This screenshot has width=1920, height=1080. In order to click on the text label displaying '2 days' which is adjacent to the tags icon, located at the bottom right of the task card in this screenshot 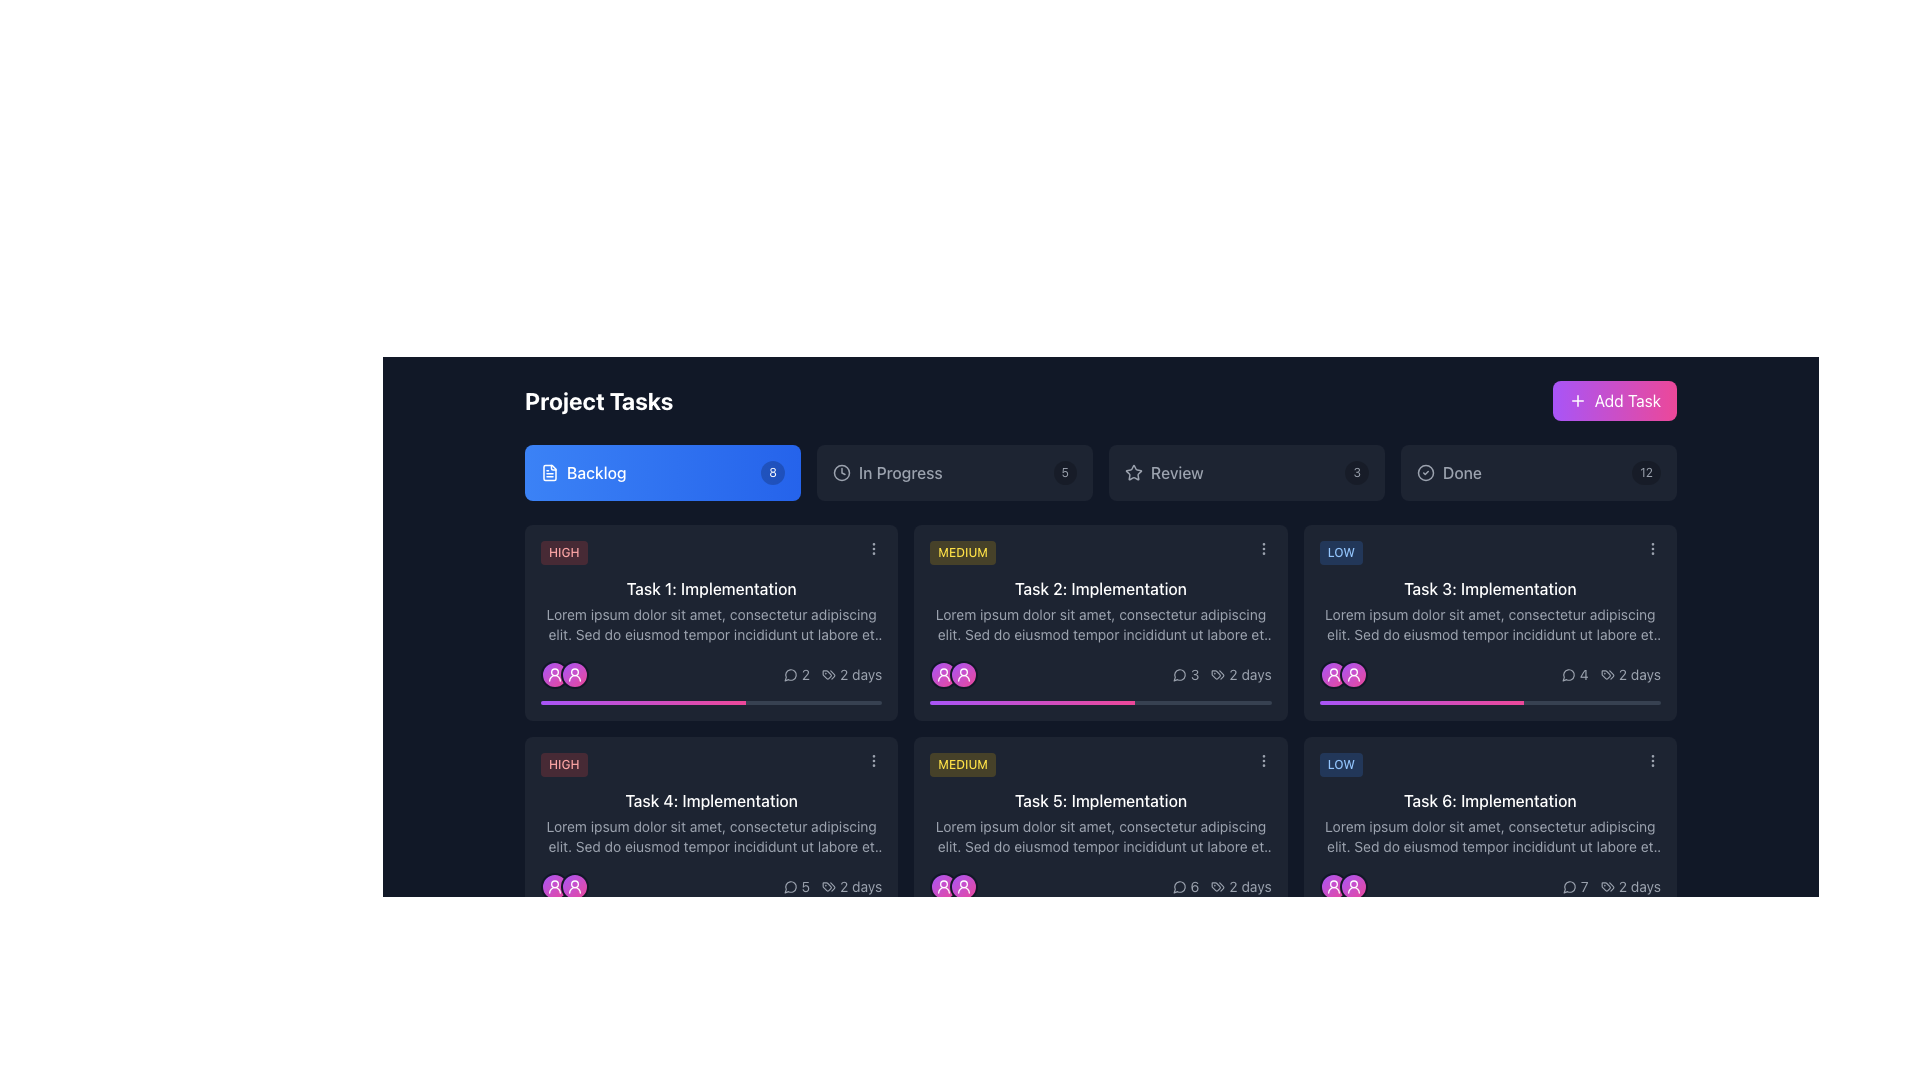, I will do `click(1612, 886)`.